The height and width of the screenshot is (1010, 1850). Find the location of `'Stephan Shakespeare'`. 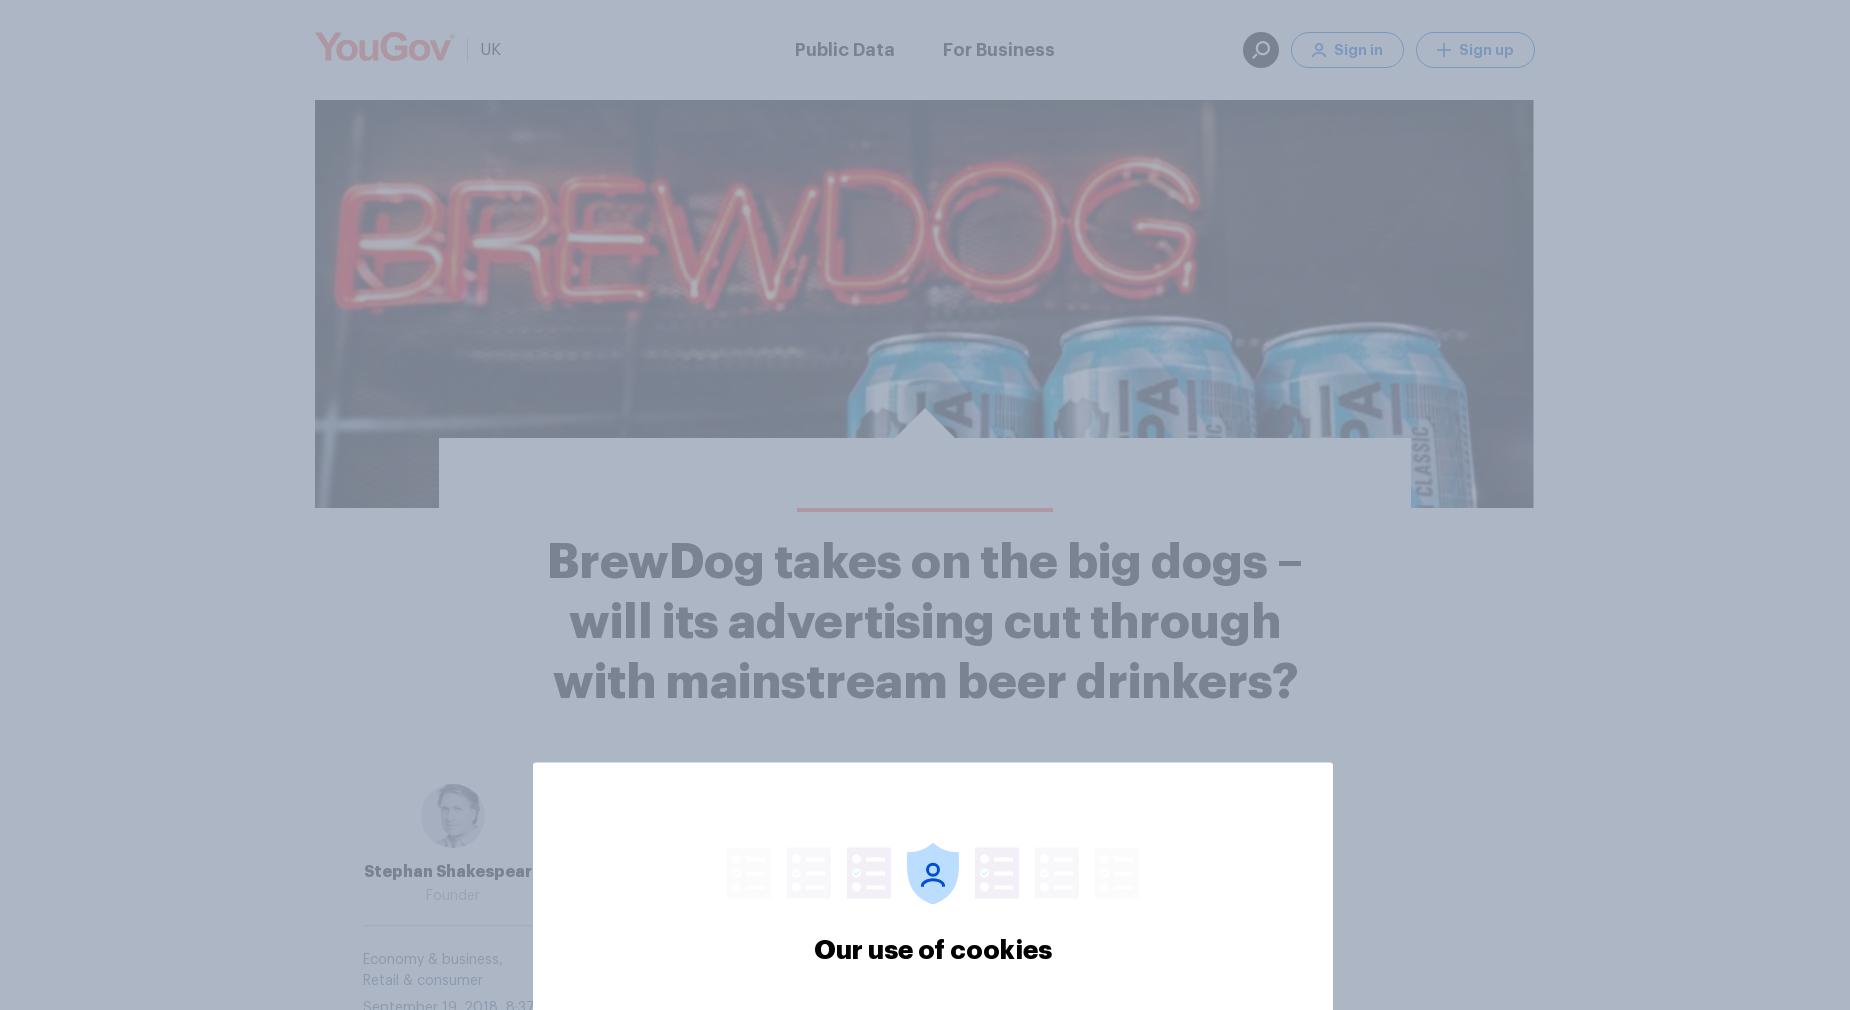

'Stephan Shakespeare' is located at coordinates (452, 872).